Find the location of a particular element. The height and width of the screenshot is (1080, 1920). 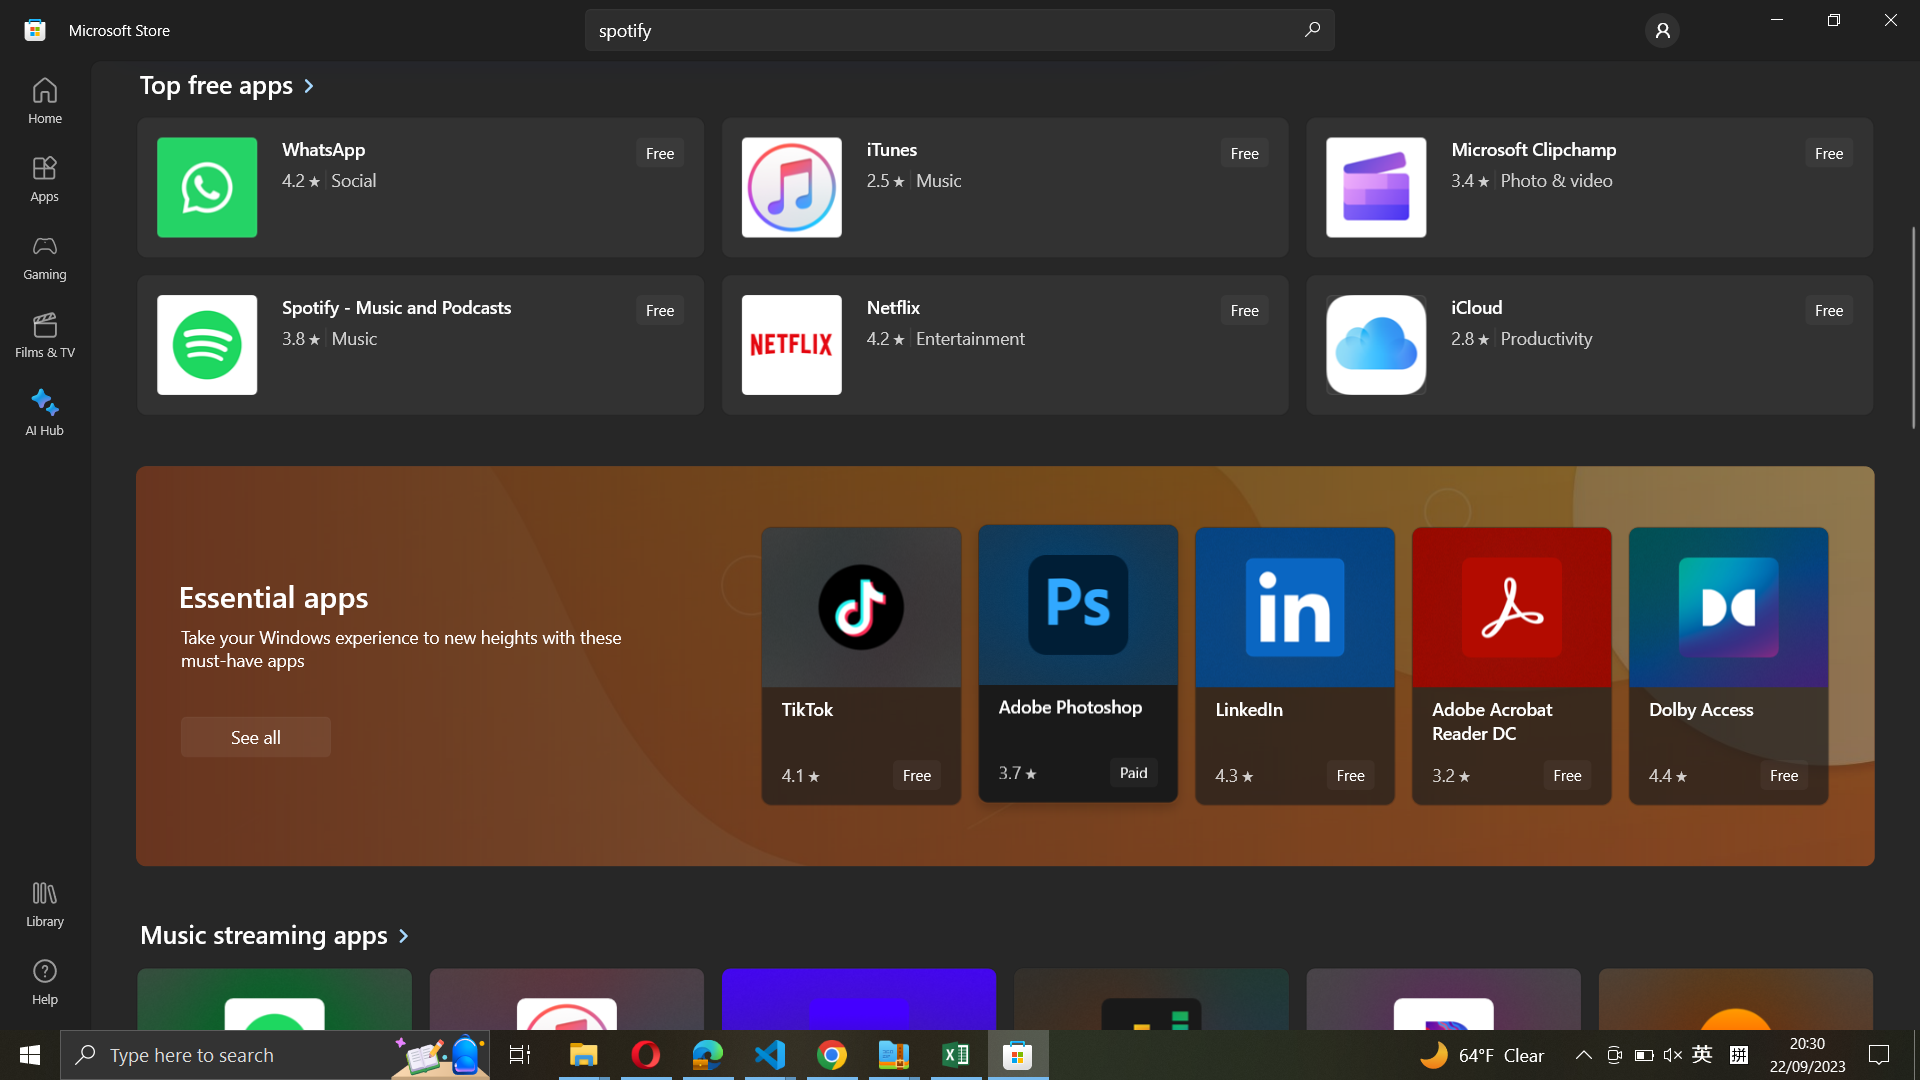

Activate Dolby Access program is located at coordinates (1727, 666).